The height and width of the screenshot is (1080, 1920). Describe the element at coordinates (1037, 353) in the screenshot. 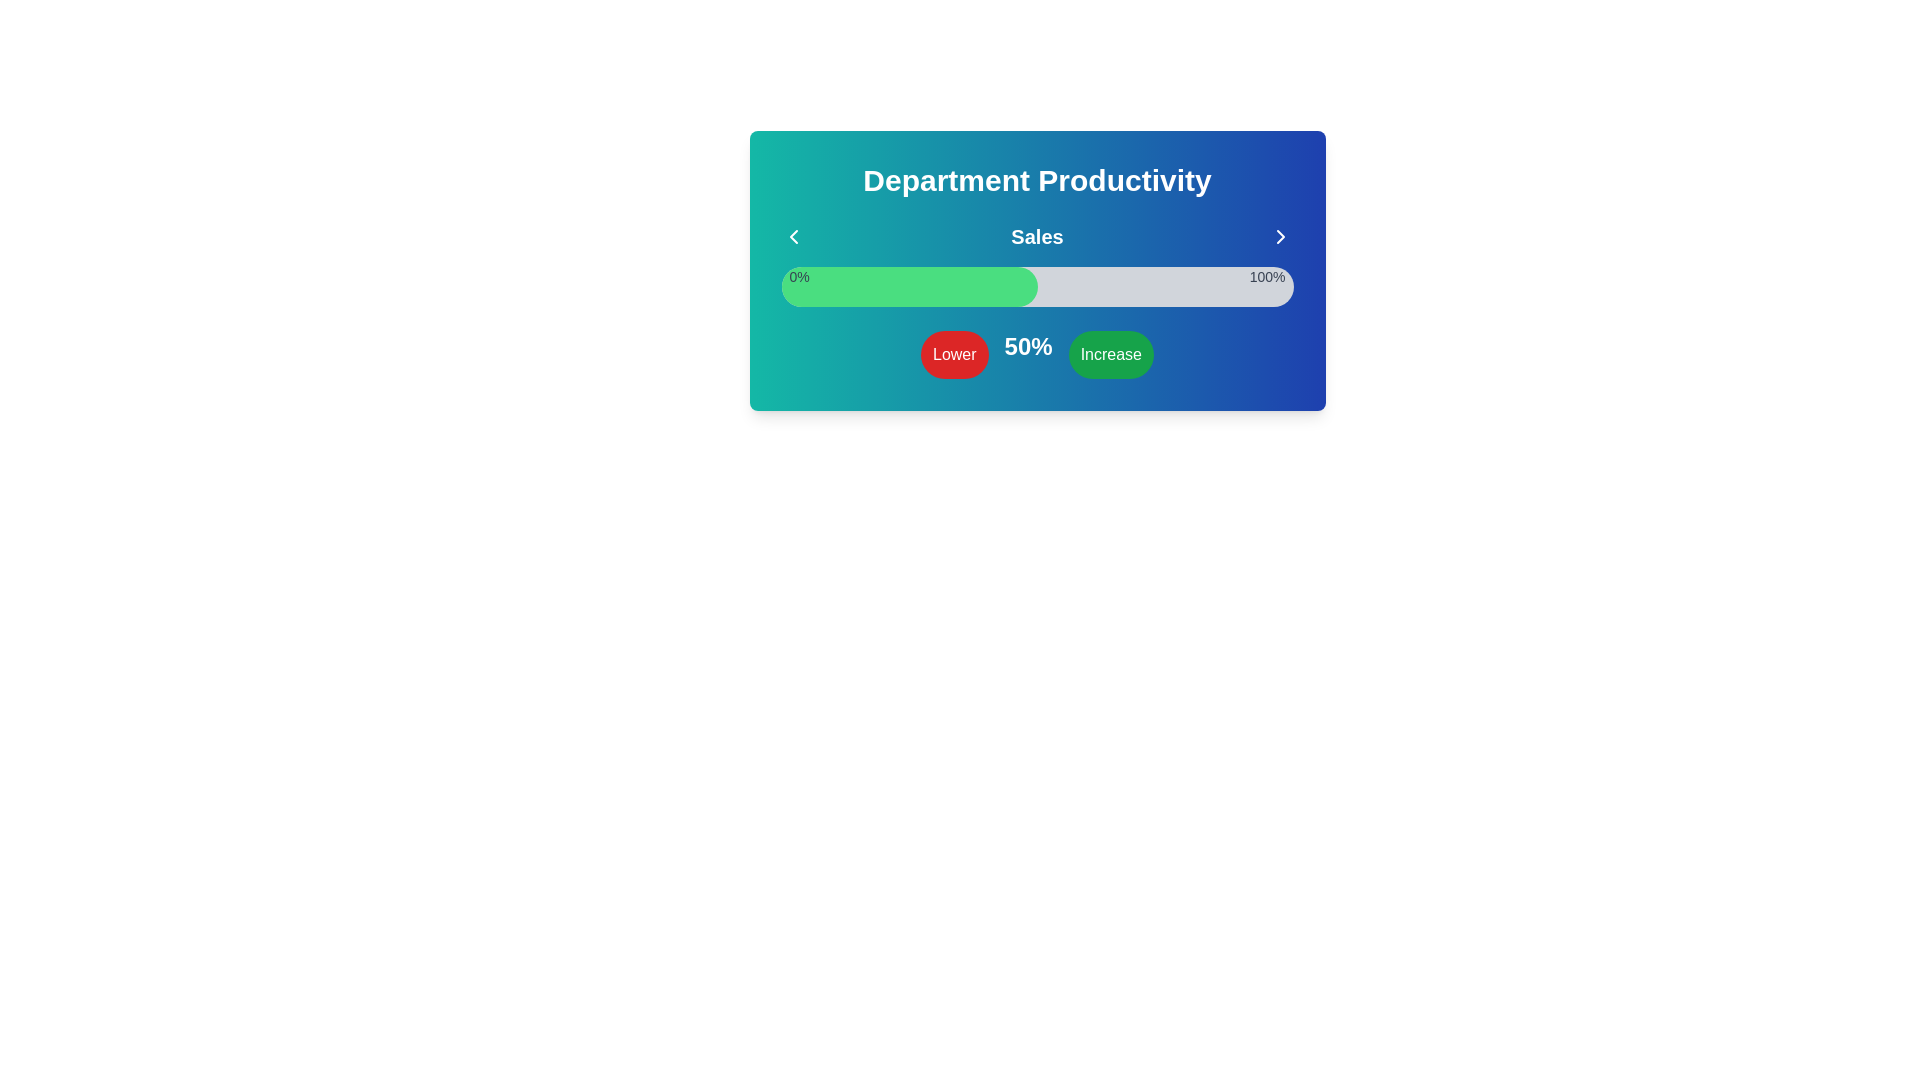

I see `the percentage value within the interactive controls for 'Lower', '50%', and 'Increase' located below the progress bar in the blue gradient box` at that location.